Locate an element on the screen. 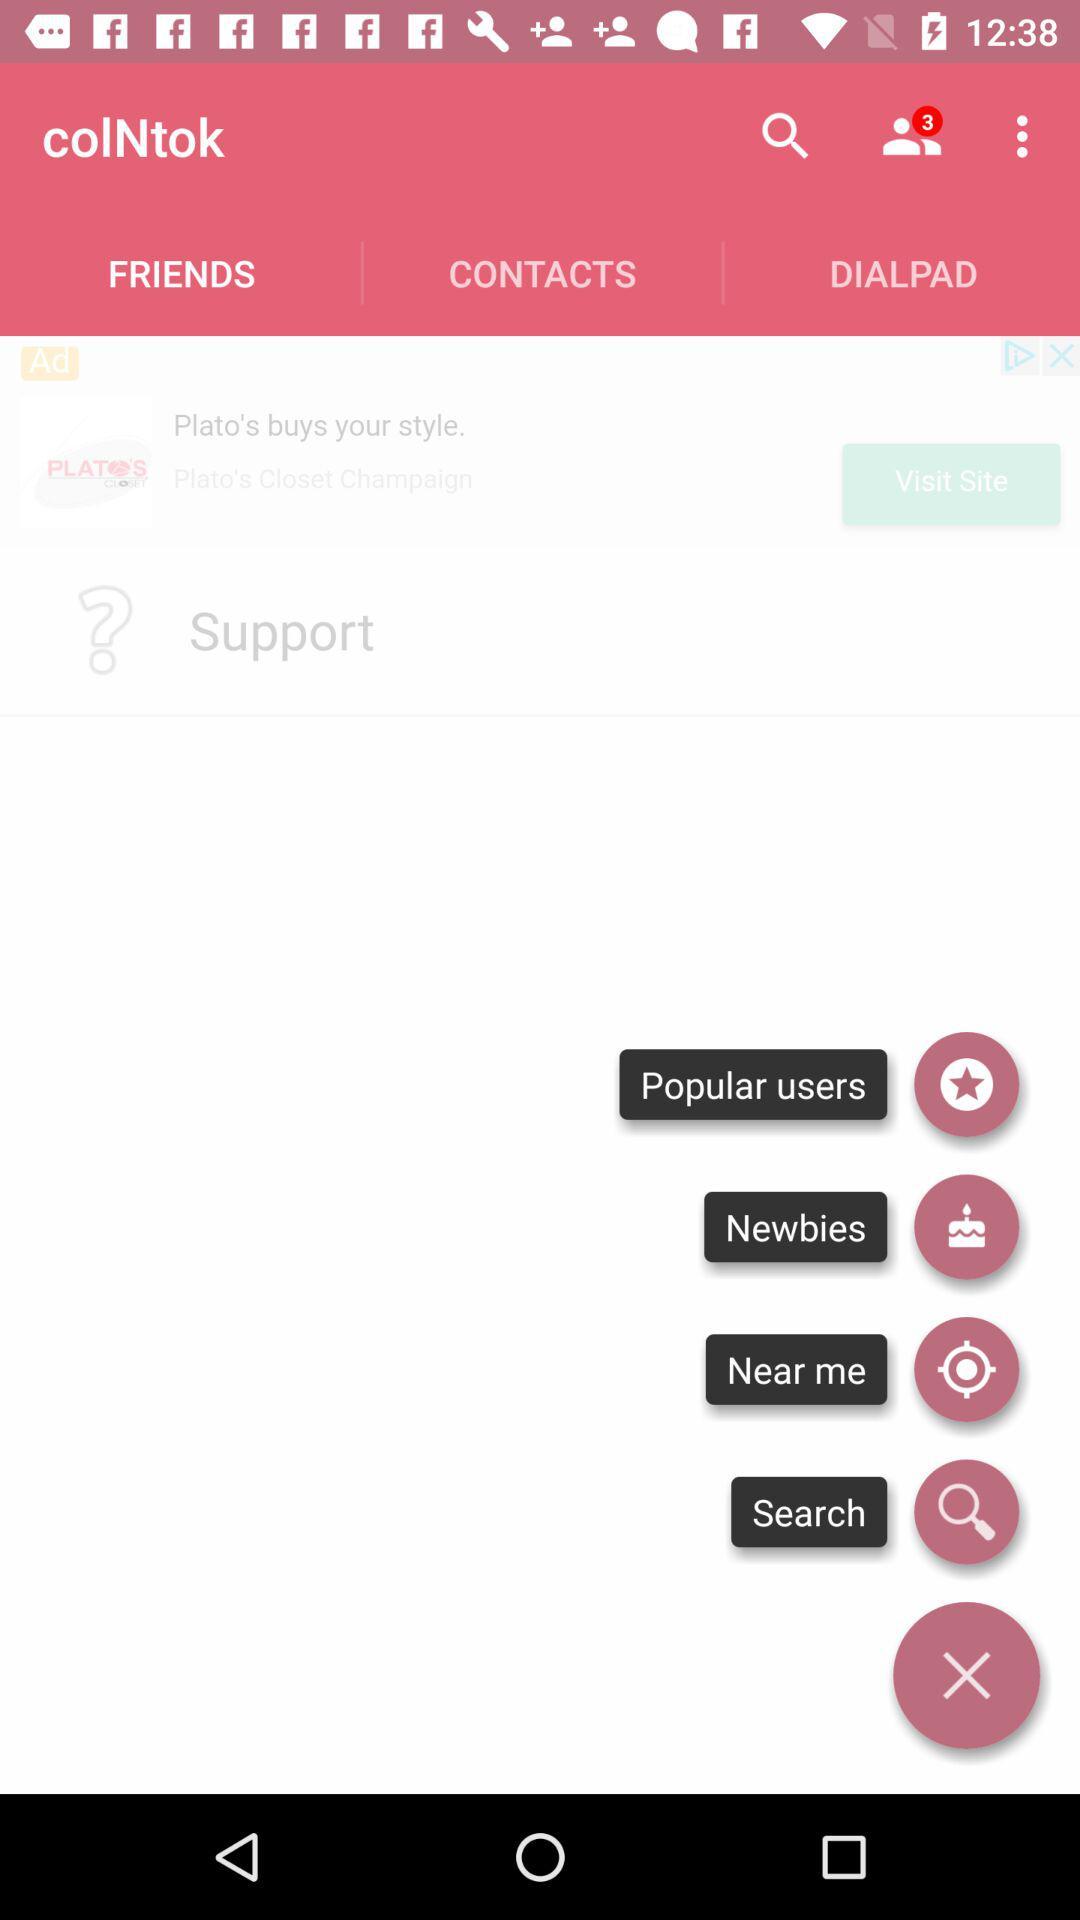 Image resolution: width=1080 pixels, height=1920 pixels. search is located at coordinates (965, 1512).